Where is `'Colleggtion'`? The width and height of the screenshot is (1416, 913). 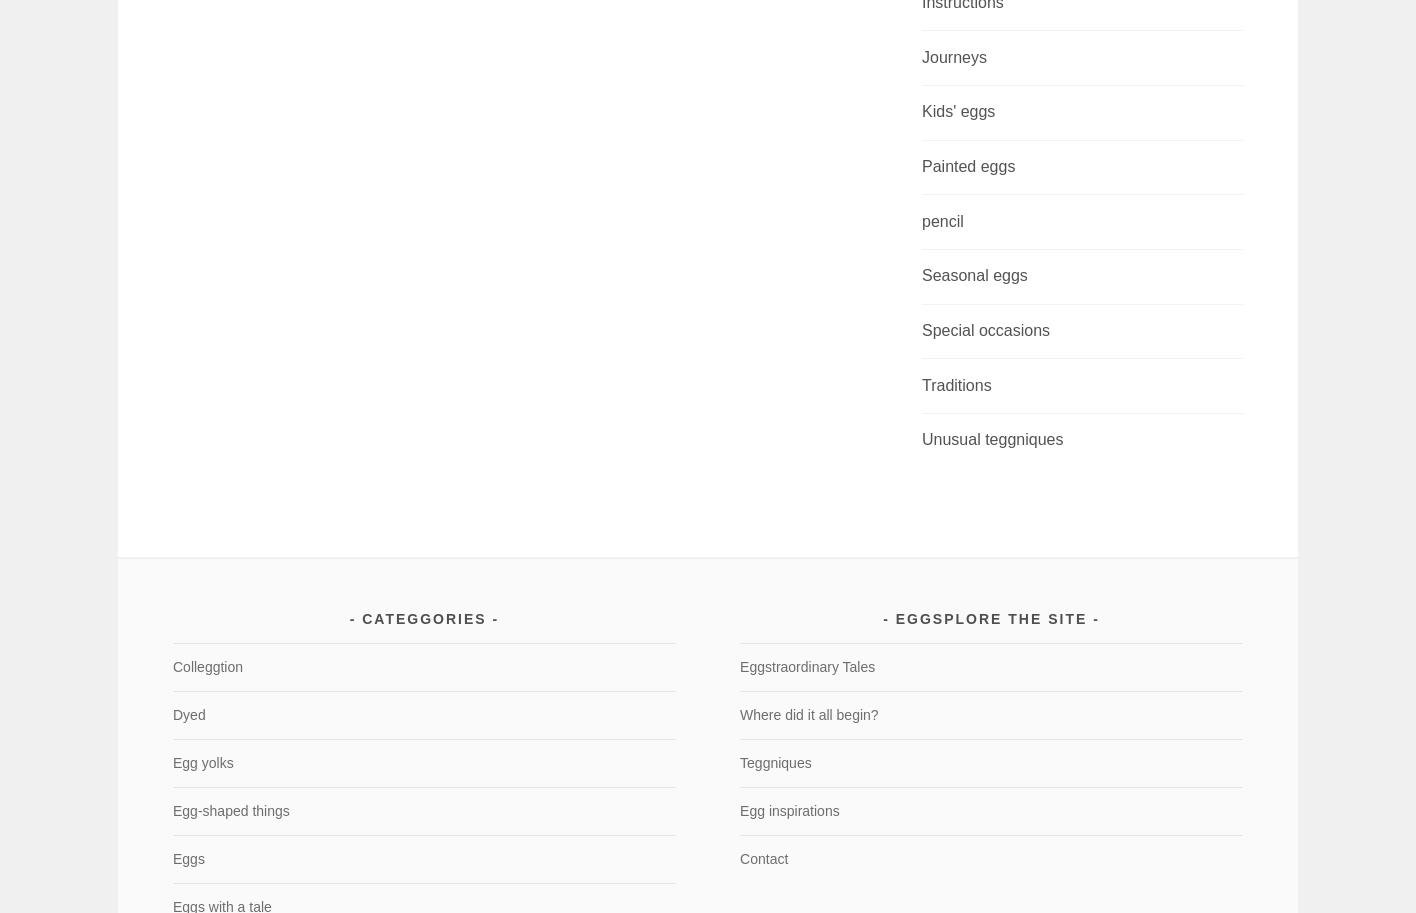
'Colleggtion' is located at coordinates (206, 666).